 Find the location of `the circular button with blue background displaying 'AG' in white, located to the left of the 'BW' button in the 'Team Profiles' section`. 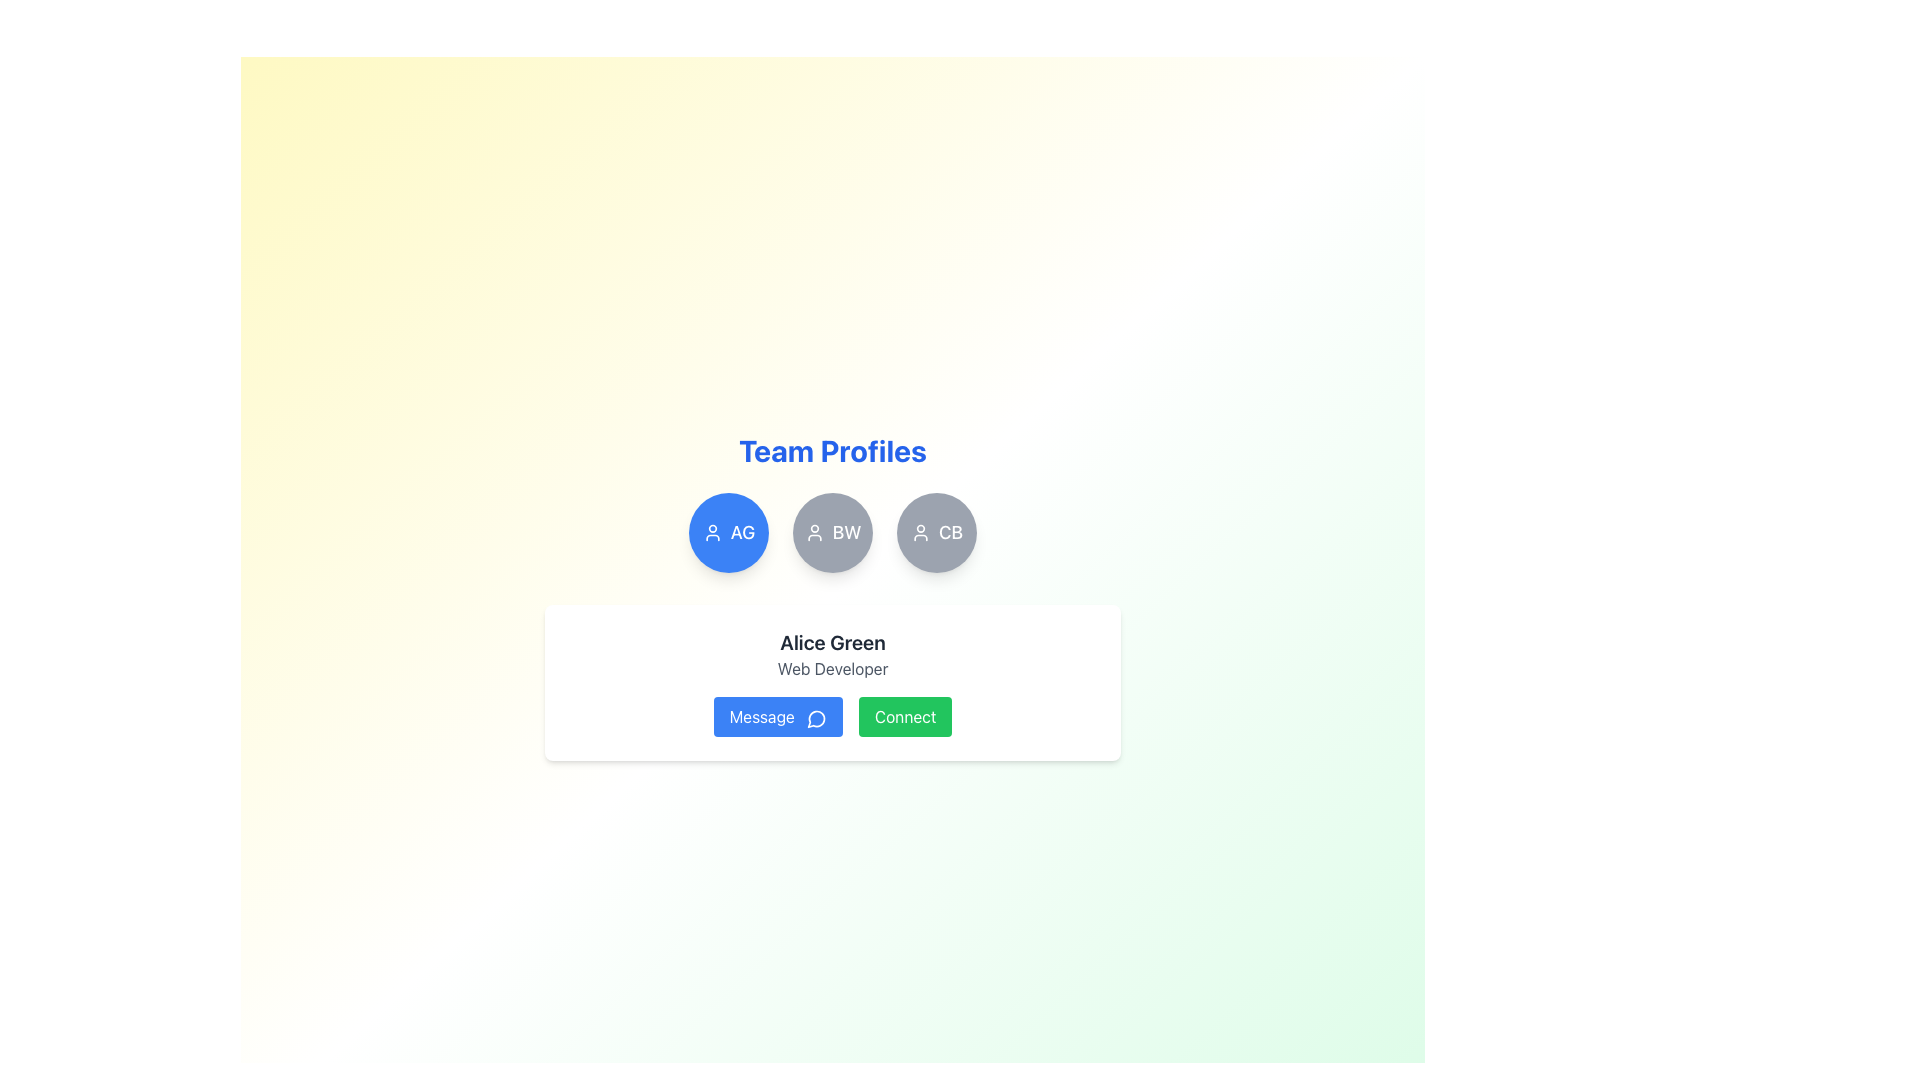

the circular button with blue background displaying 'AG' in white, located to the left of the 'BW' button in the 'Team Profiles' section is located at coordinates (728, 531).